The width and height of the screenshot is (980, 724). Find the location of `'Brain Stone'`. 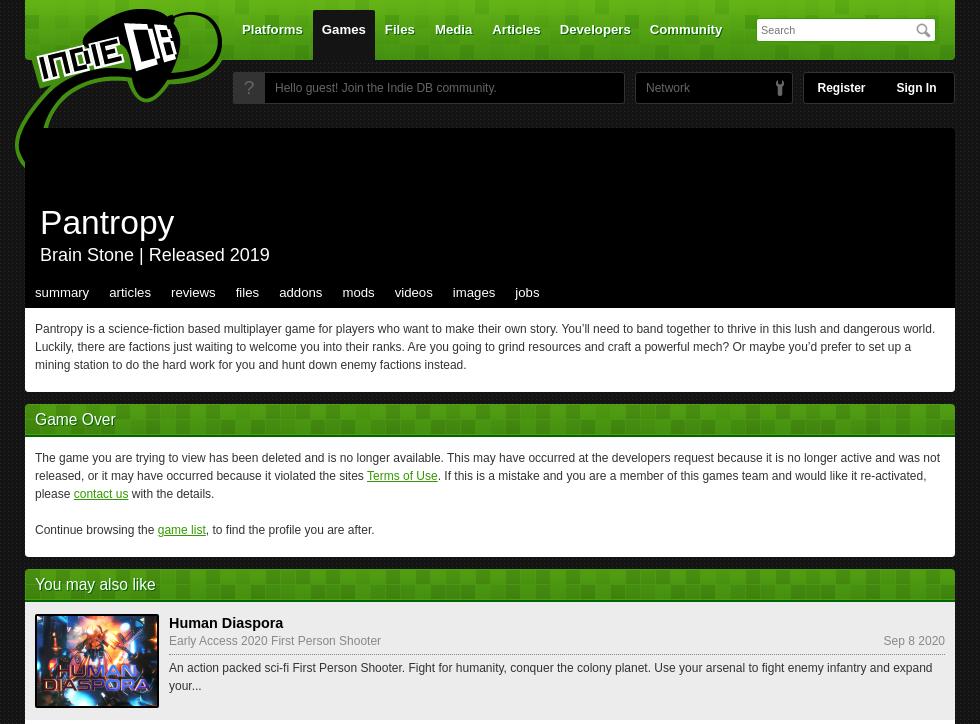

'Brain Stone' is located at coordinates (87, 253).